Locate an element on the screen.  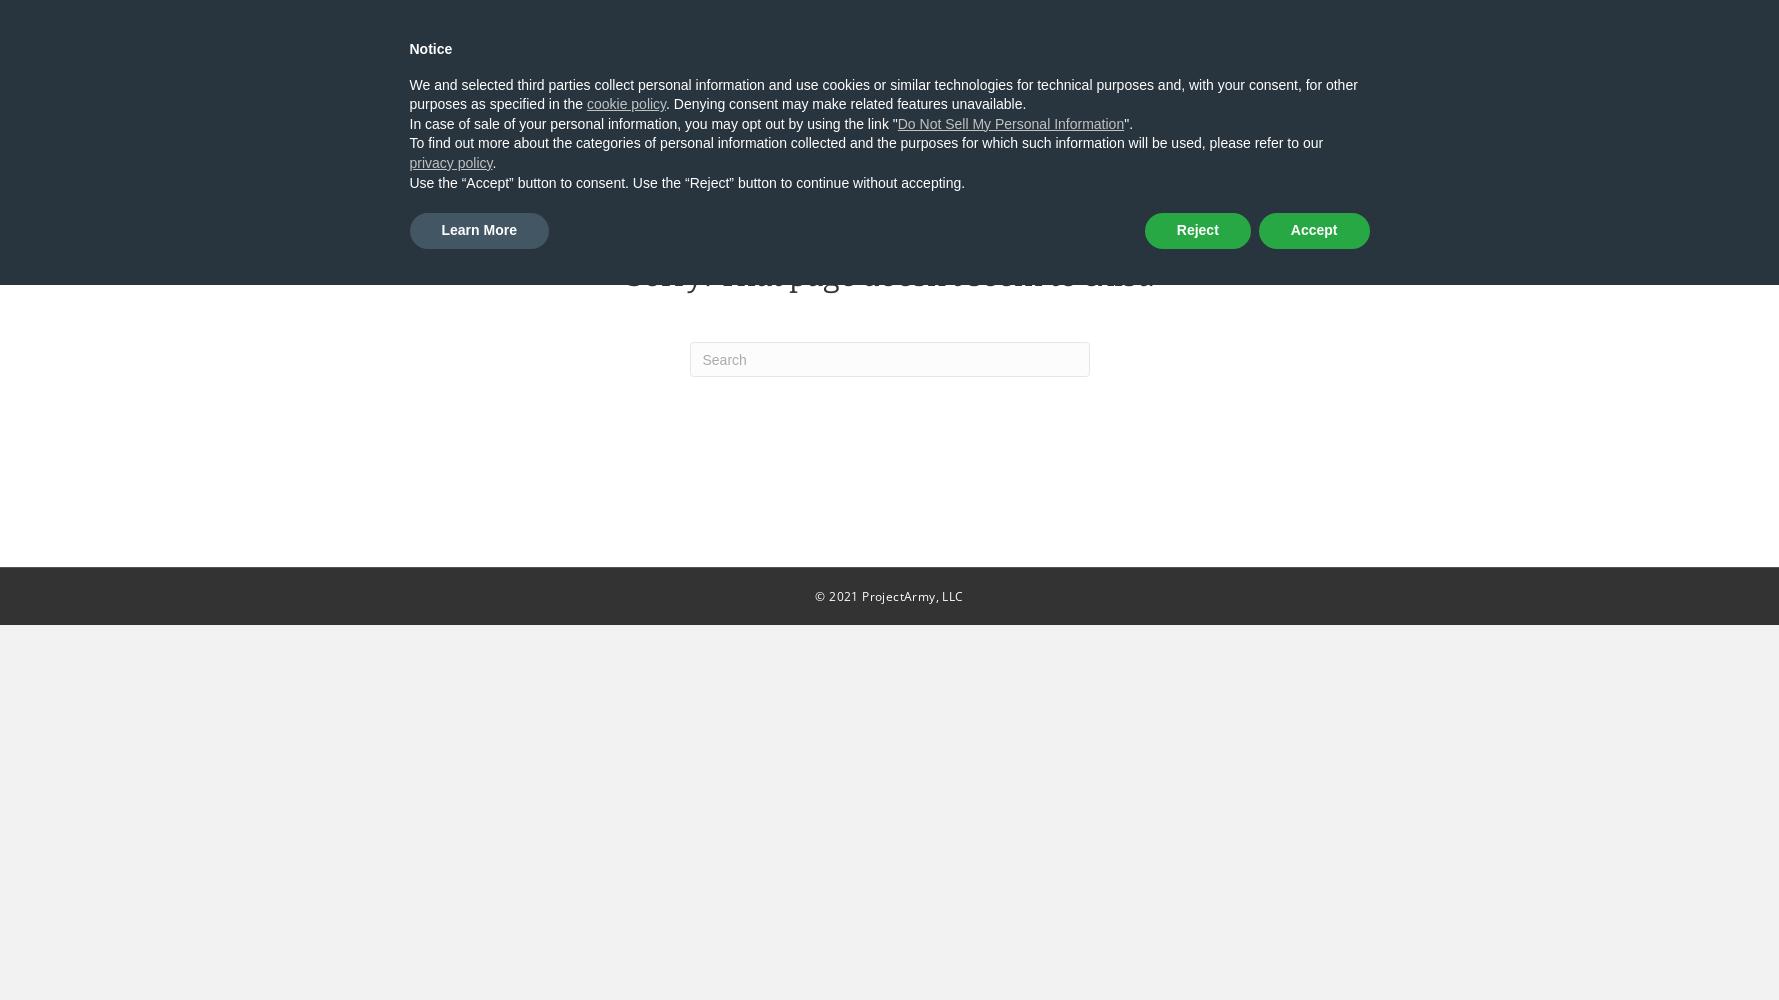
'Notice' is located at coordinates (430, 49).